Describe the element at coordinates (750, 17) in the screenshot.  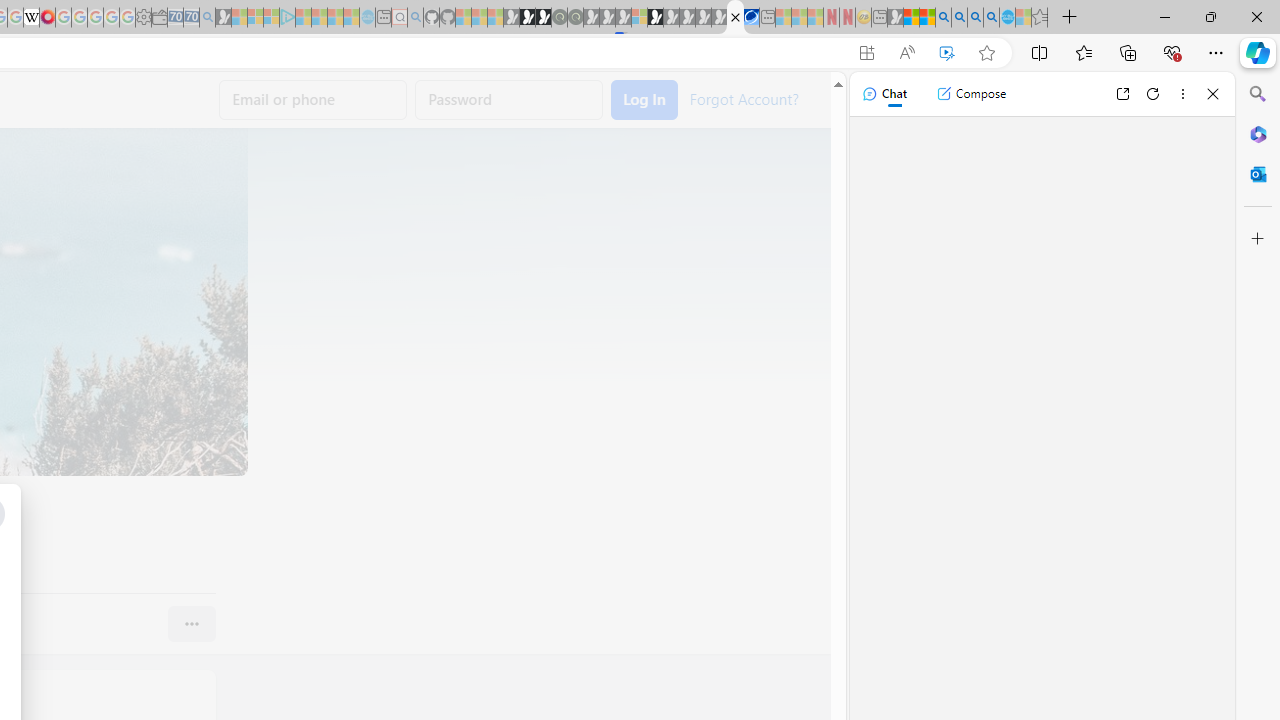
I see `'AirNow.gov'` at that location.